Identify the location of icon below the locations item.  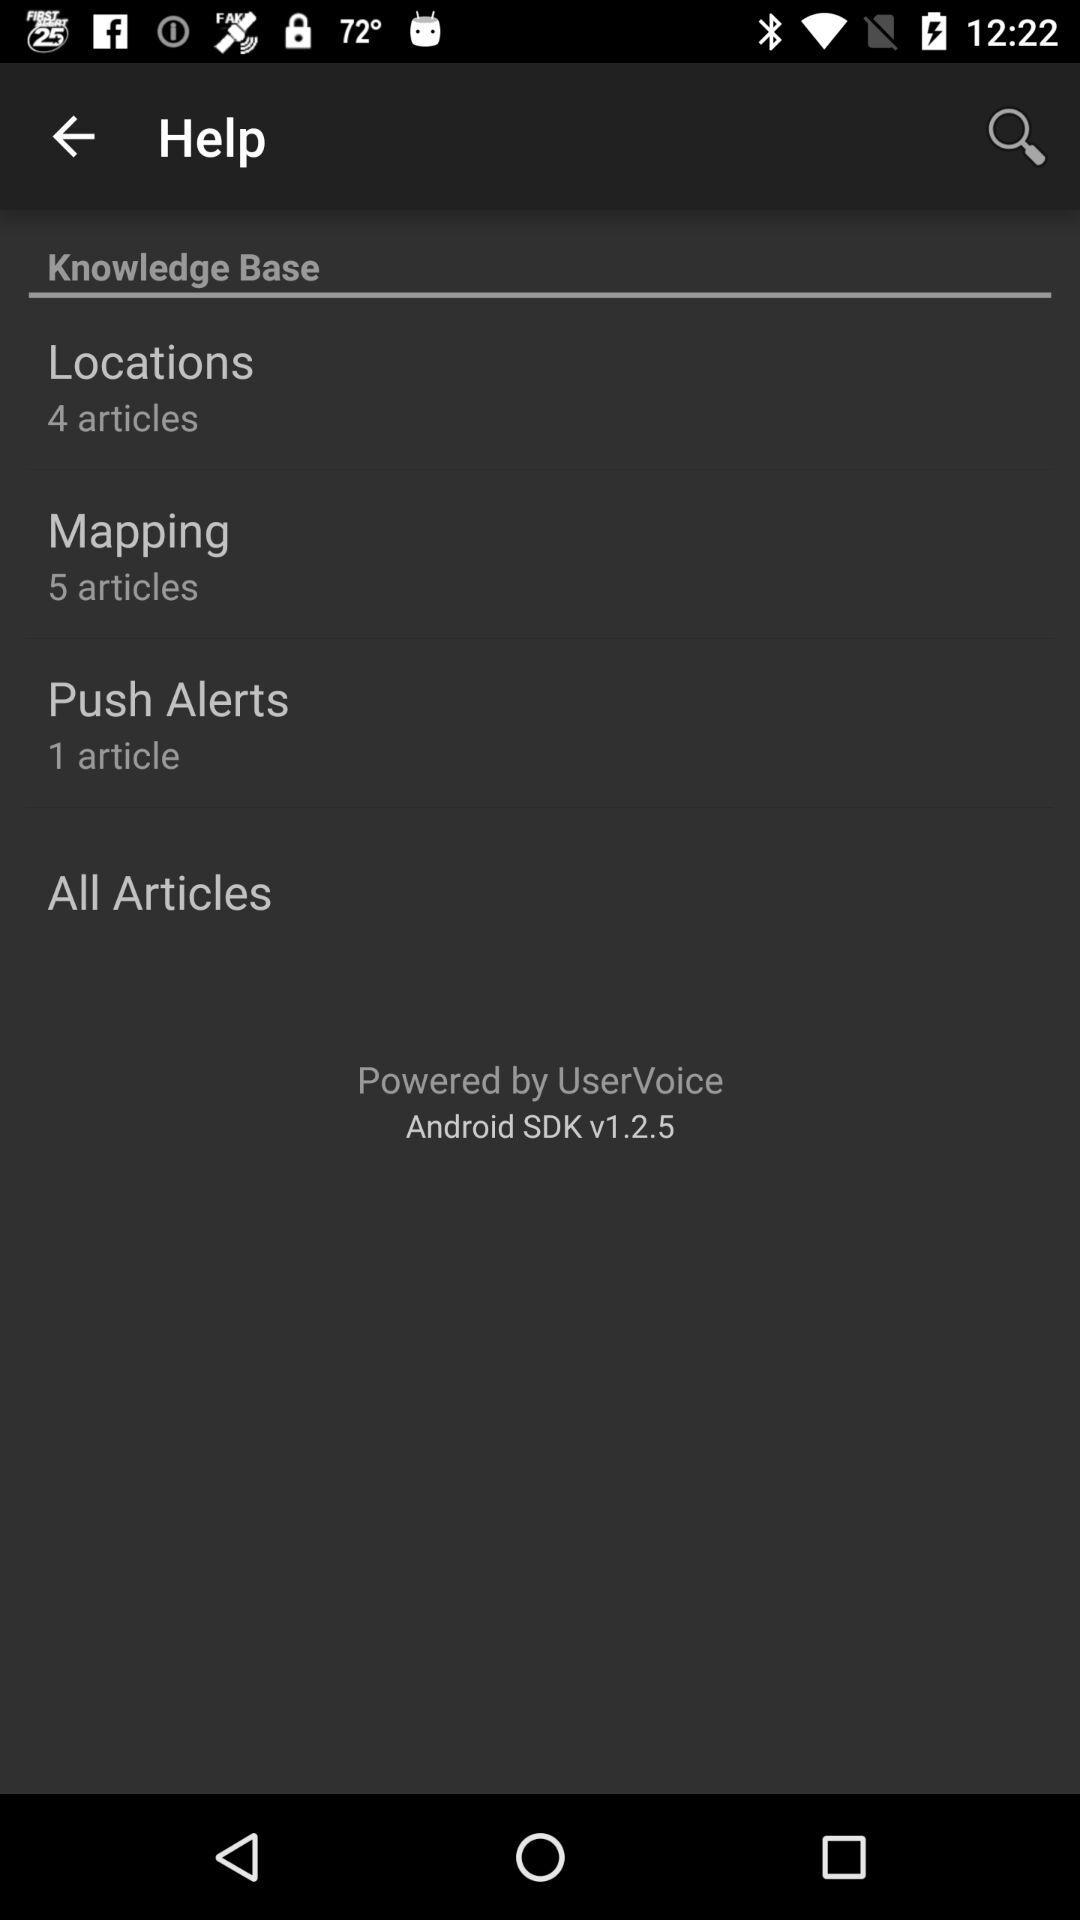
(123, 416).